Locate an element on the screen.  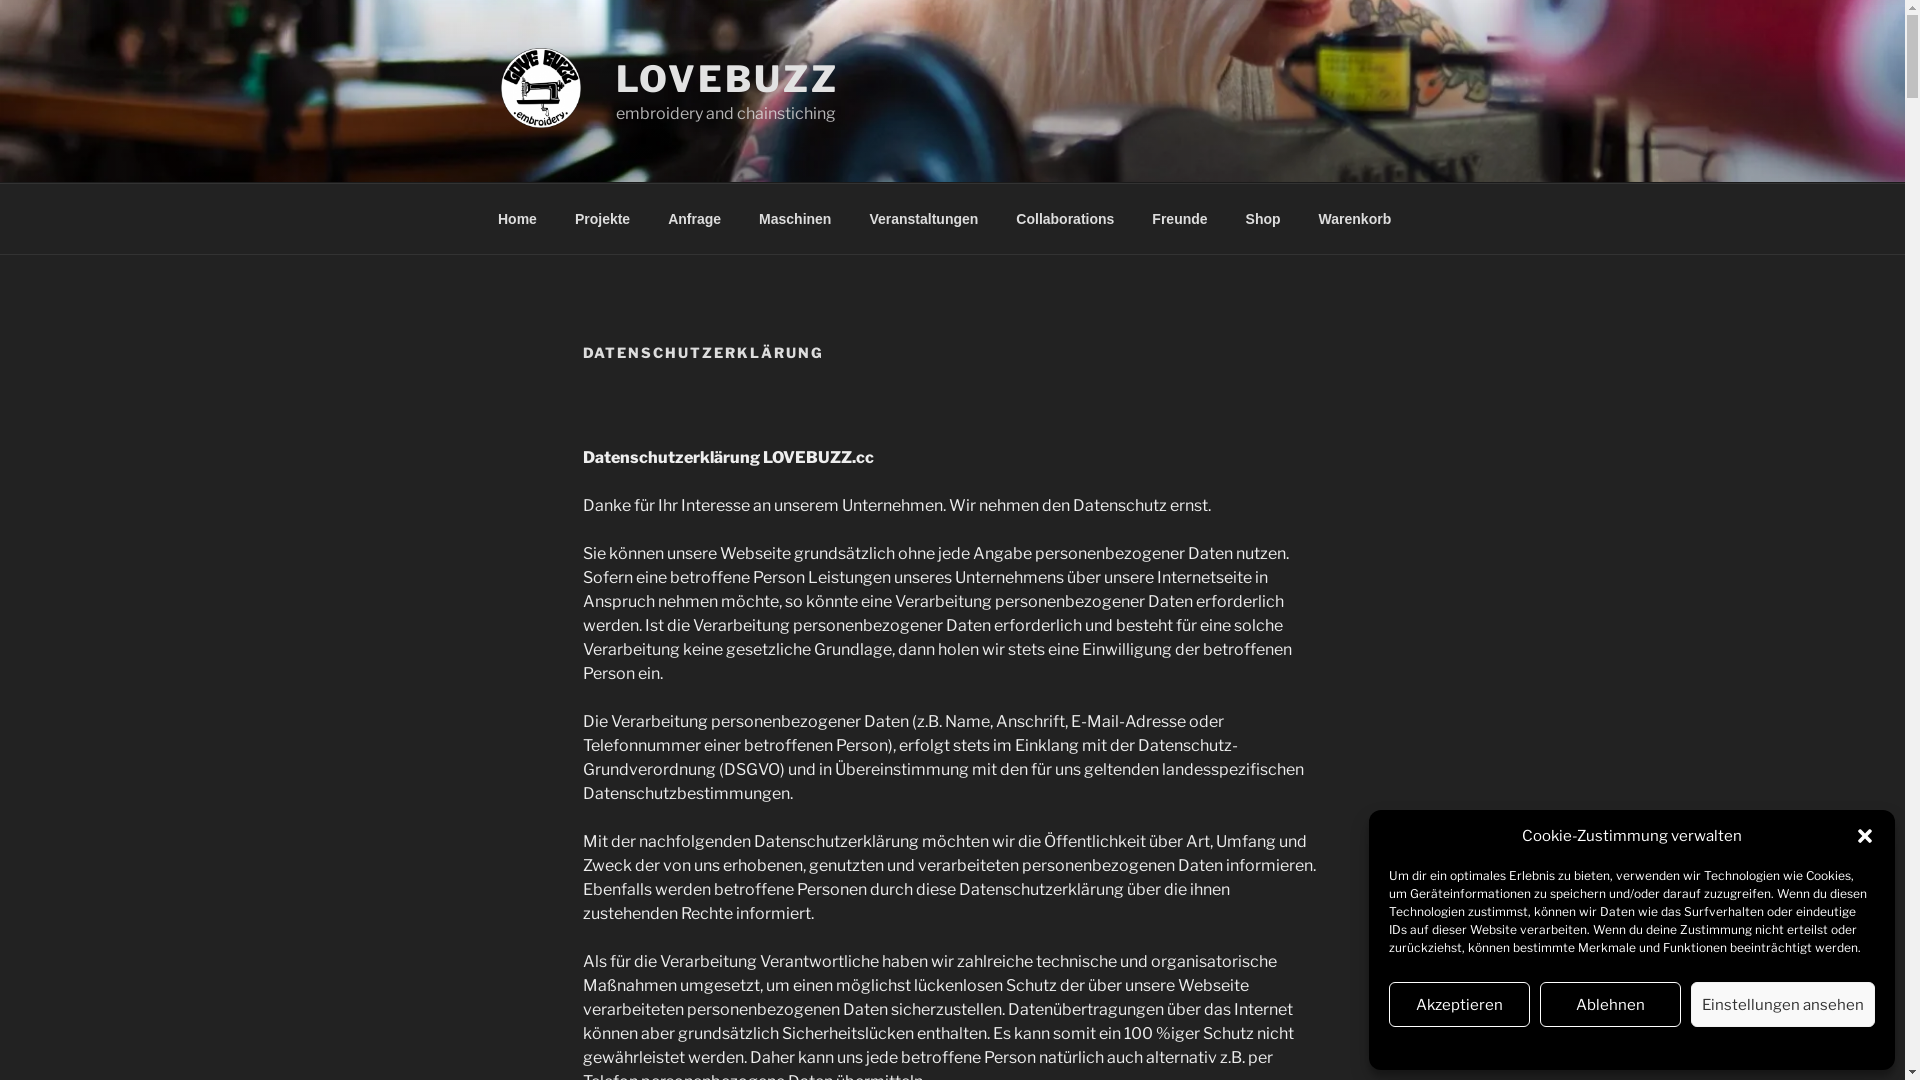
'Warenkorb' is located at coordinates (1354, 218).